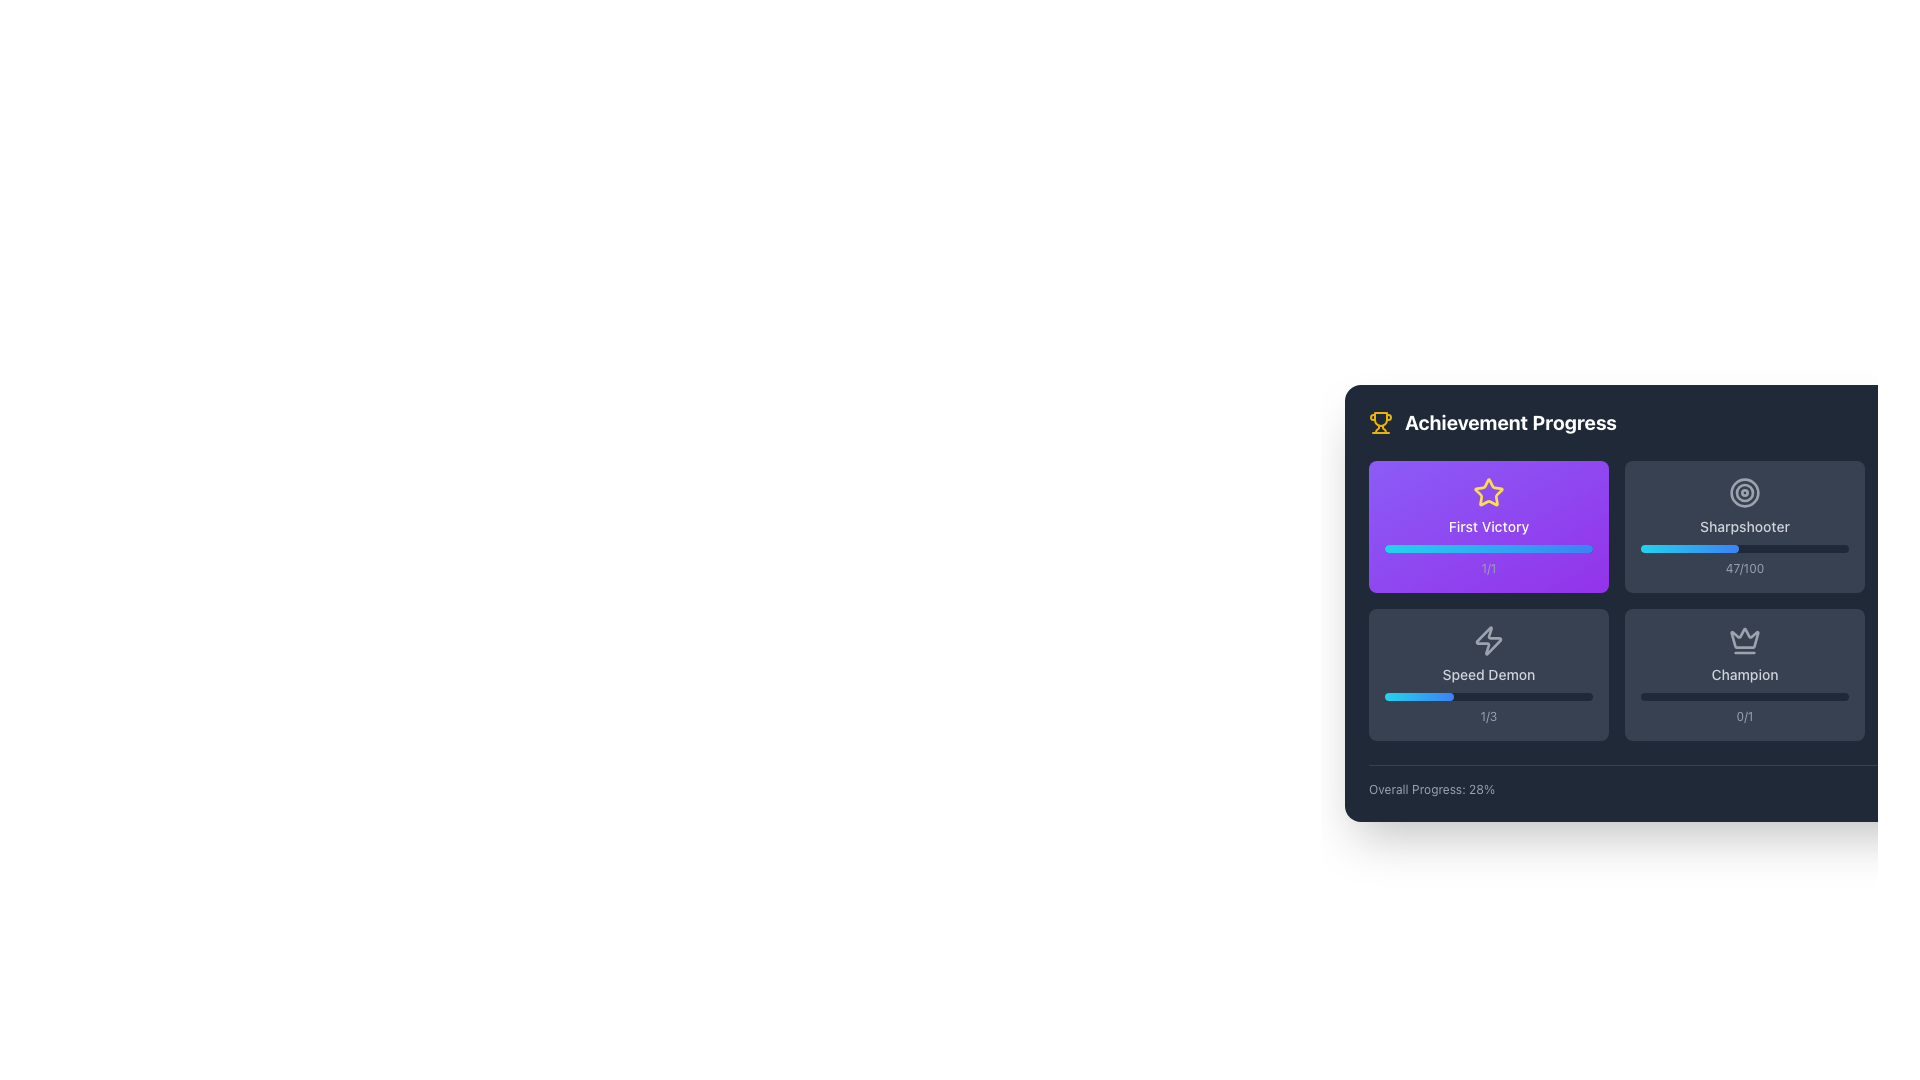 This screenshot has width=1920, height=1080. Describe the element at coordinates (1488, 640) in the screenshot. I see `the minimalistic gray lightning icon in the 'Speed Demon' section above the progress bar and text indicator '1/3'` at that location.